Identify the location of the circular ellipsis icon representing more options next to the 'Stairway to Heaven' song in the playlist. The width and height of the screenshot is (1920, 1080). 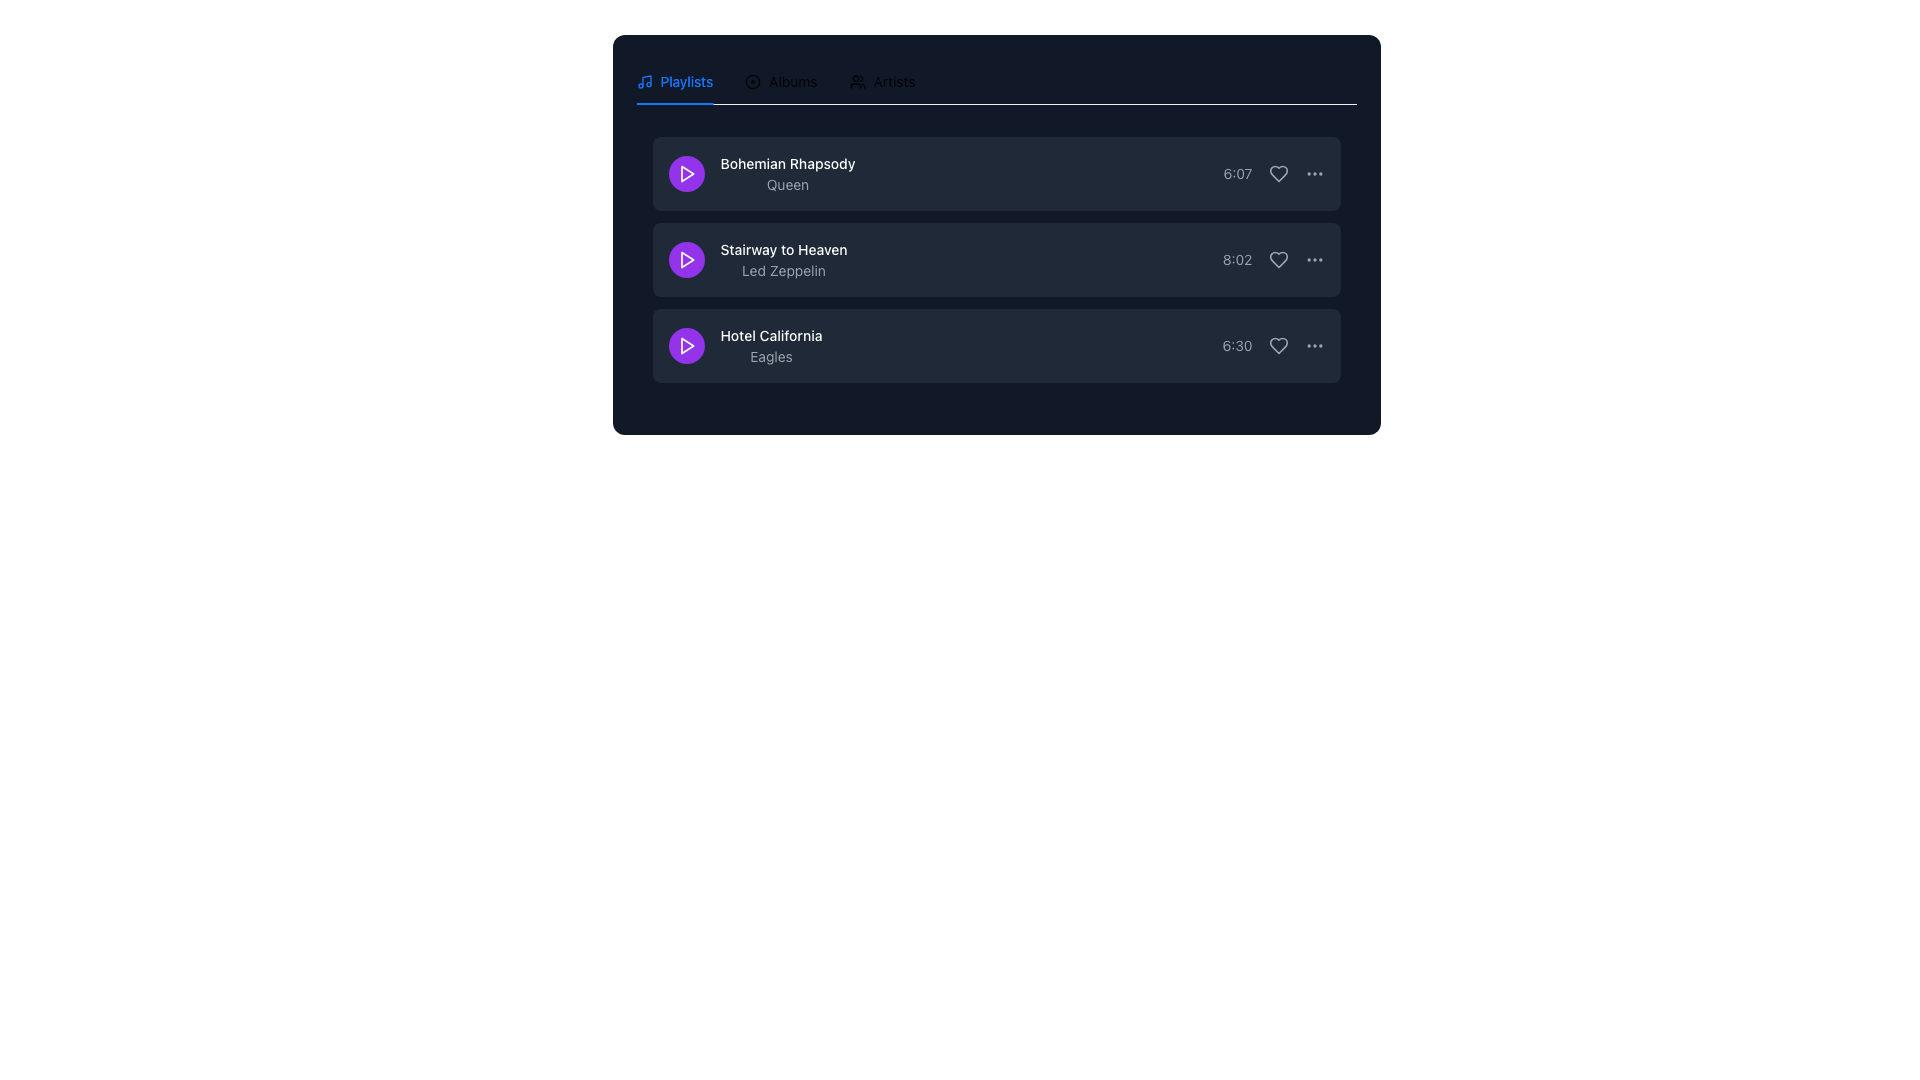
(1314, 258).